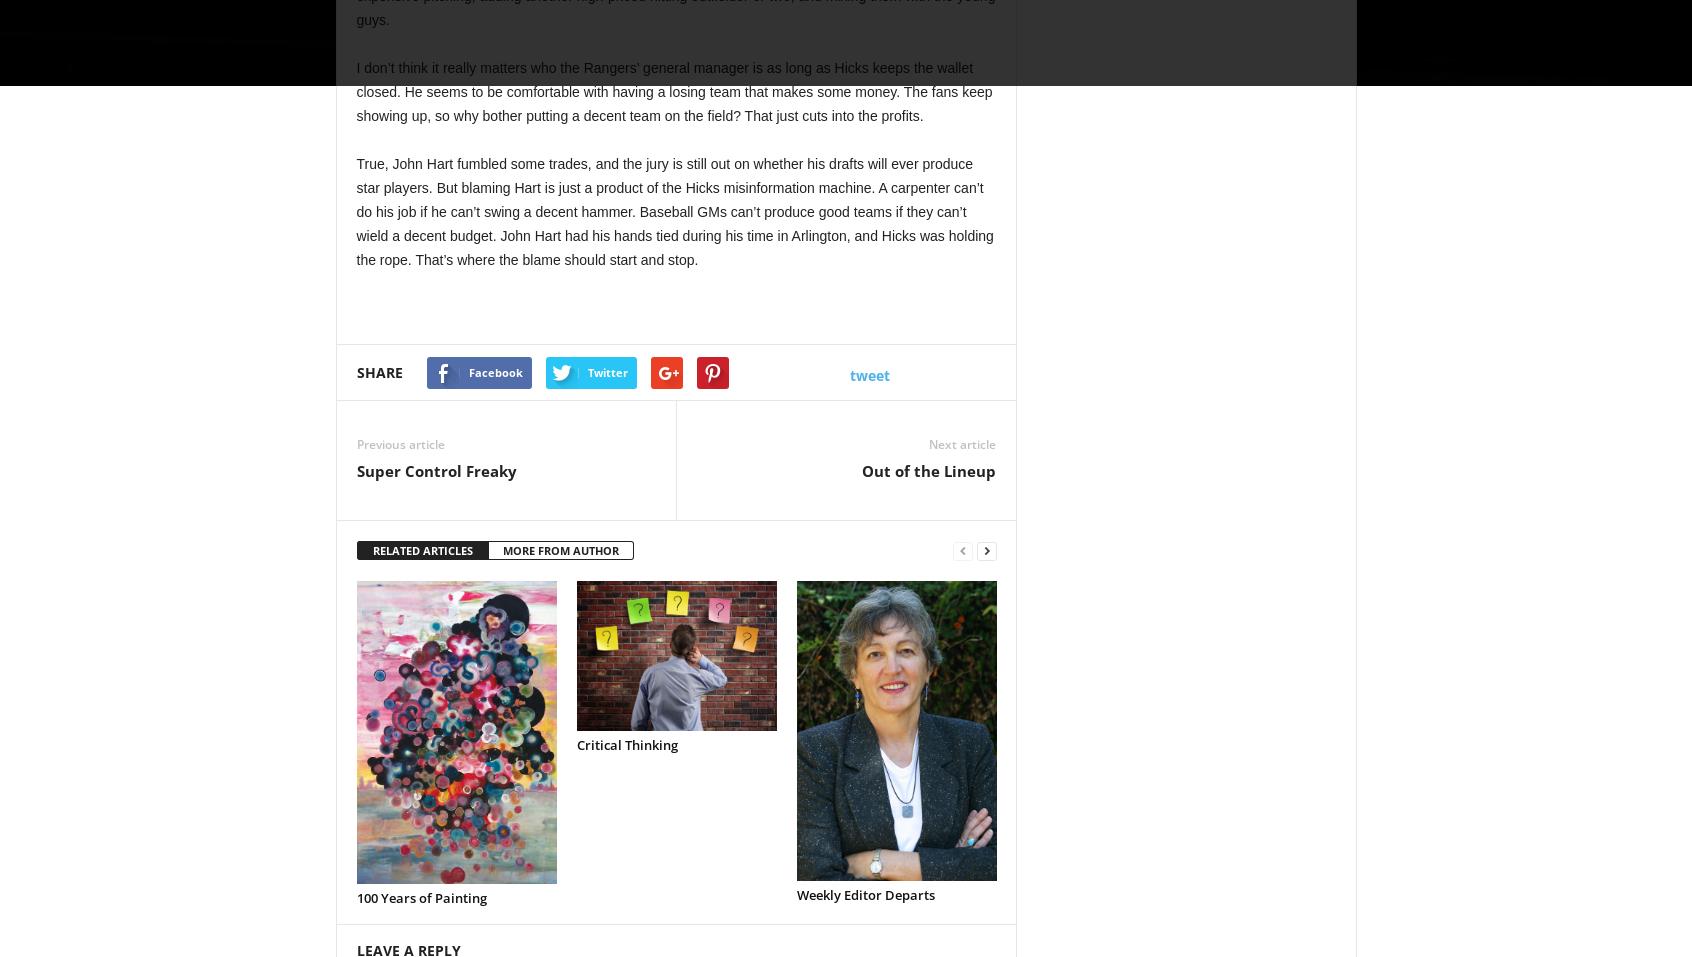 The image size is (1692, 957). I want to click on 'Super Control Freaky', so click(435, 470).